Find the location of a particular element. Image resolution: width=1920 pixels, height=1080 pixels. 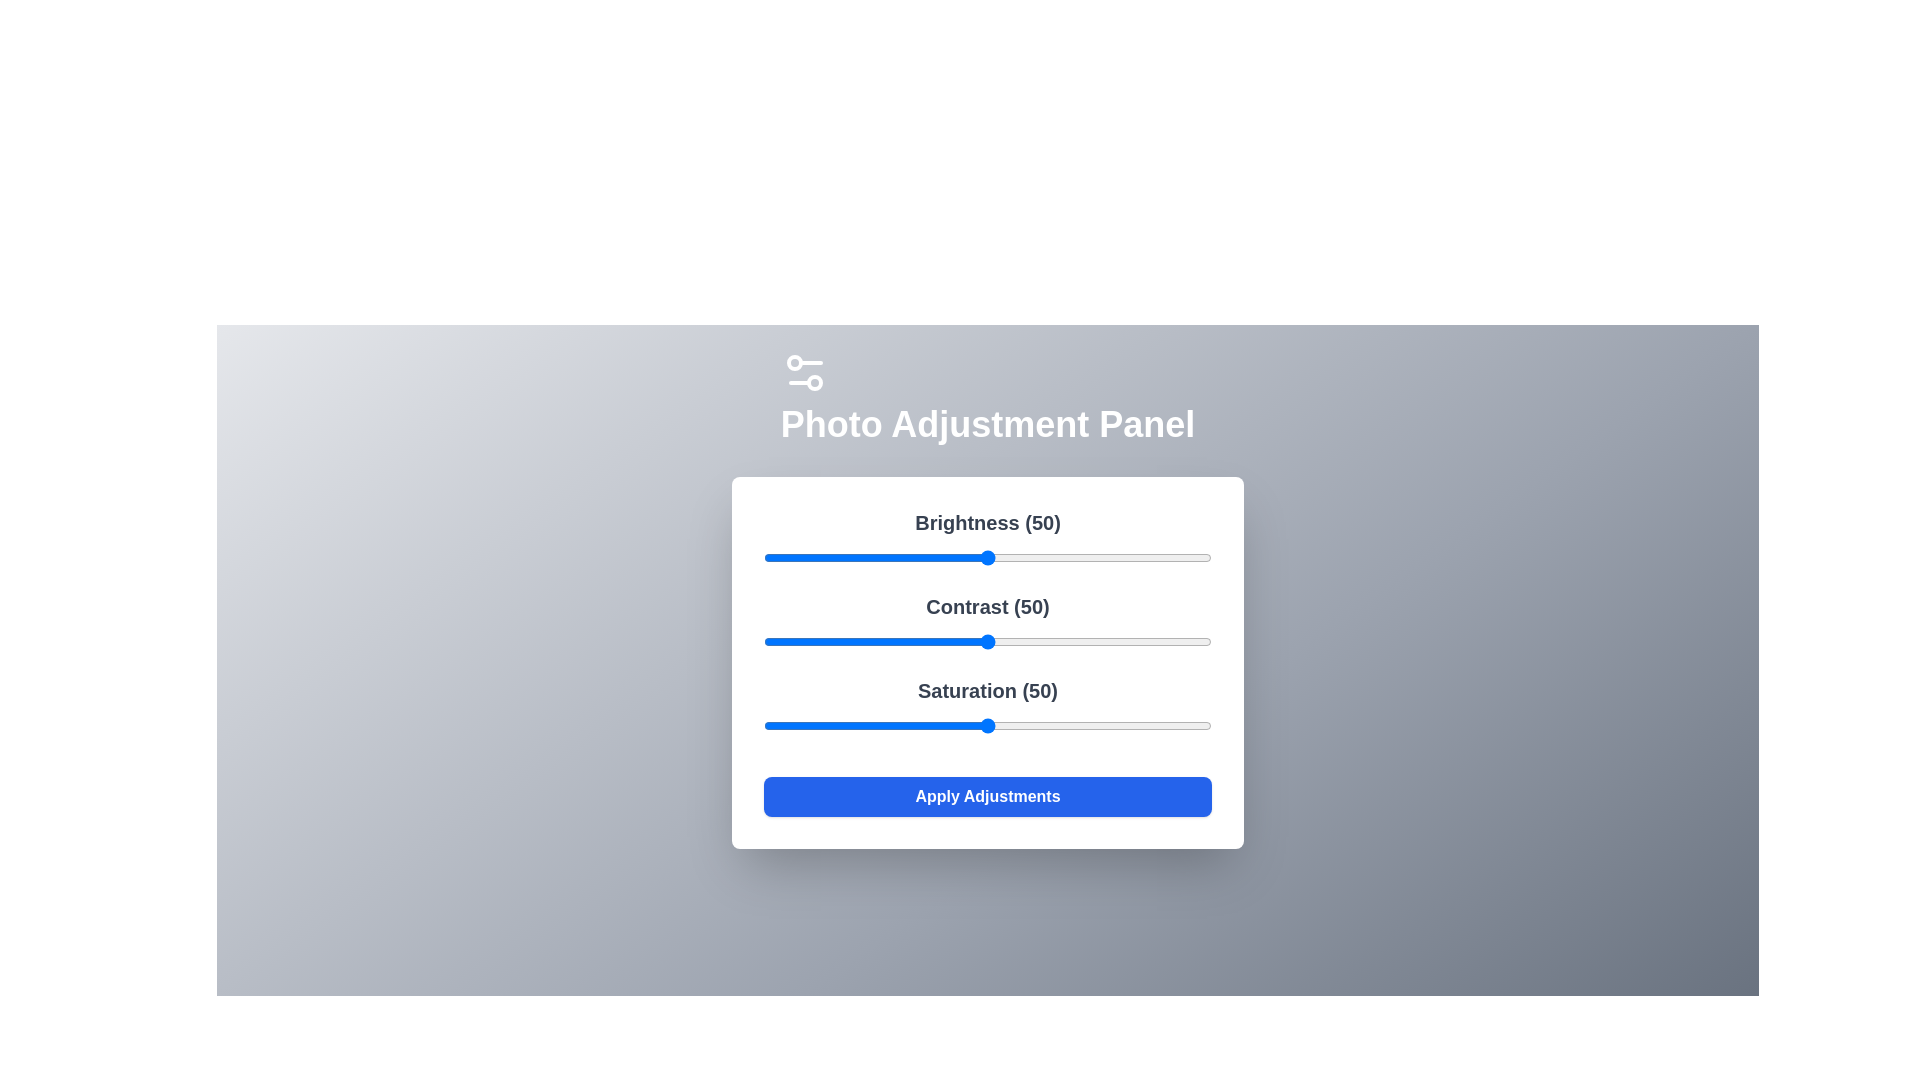

the 1 slider to 44 is located at coordinates (961, 641).